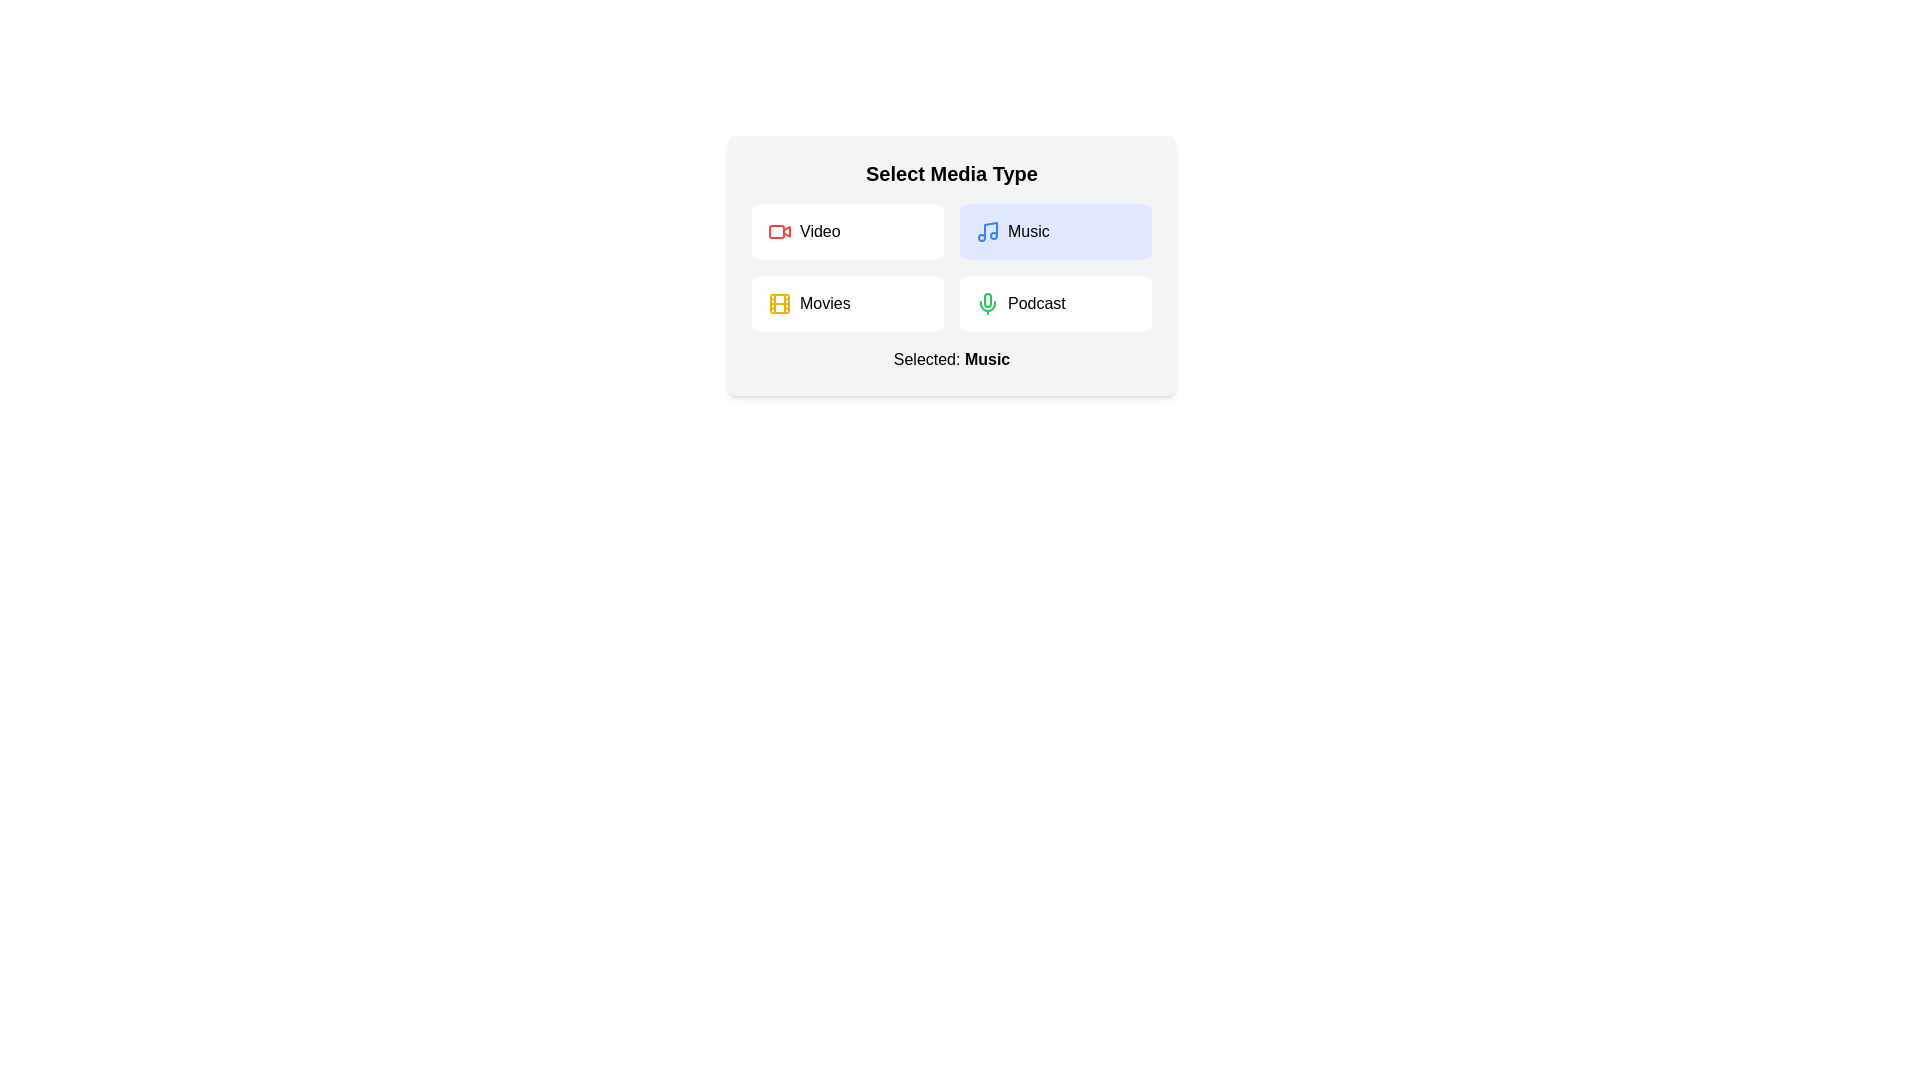 The image size is (1920, 1080). What do you see at coordinates (1055, 304) in the screenshot?
I see `the media type Podcast by clicking on its corresponding button` at bounding box center [1055, 304].